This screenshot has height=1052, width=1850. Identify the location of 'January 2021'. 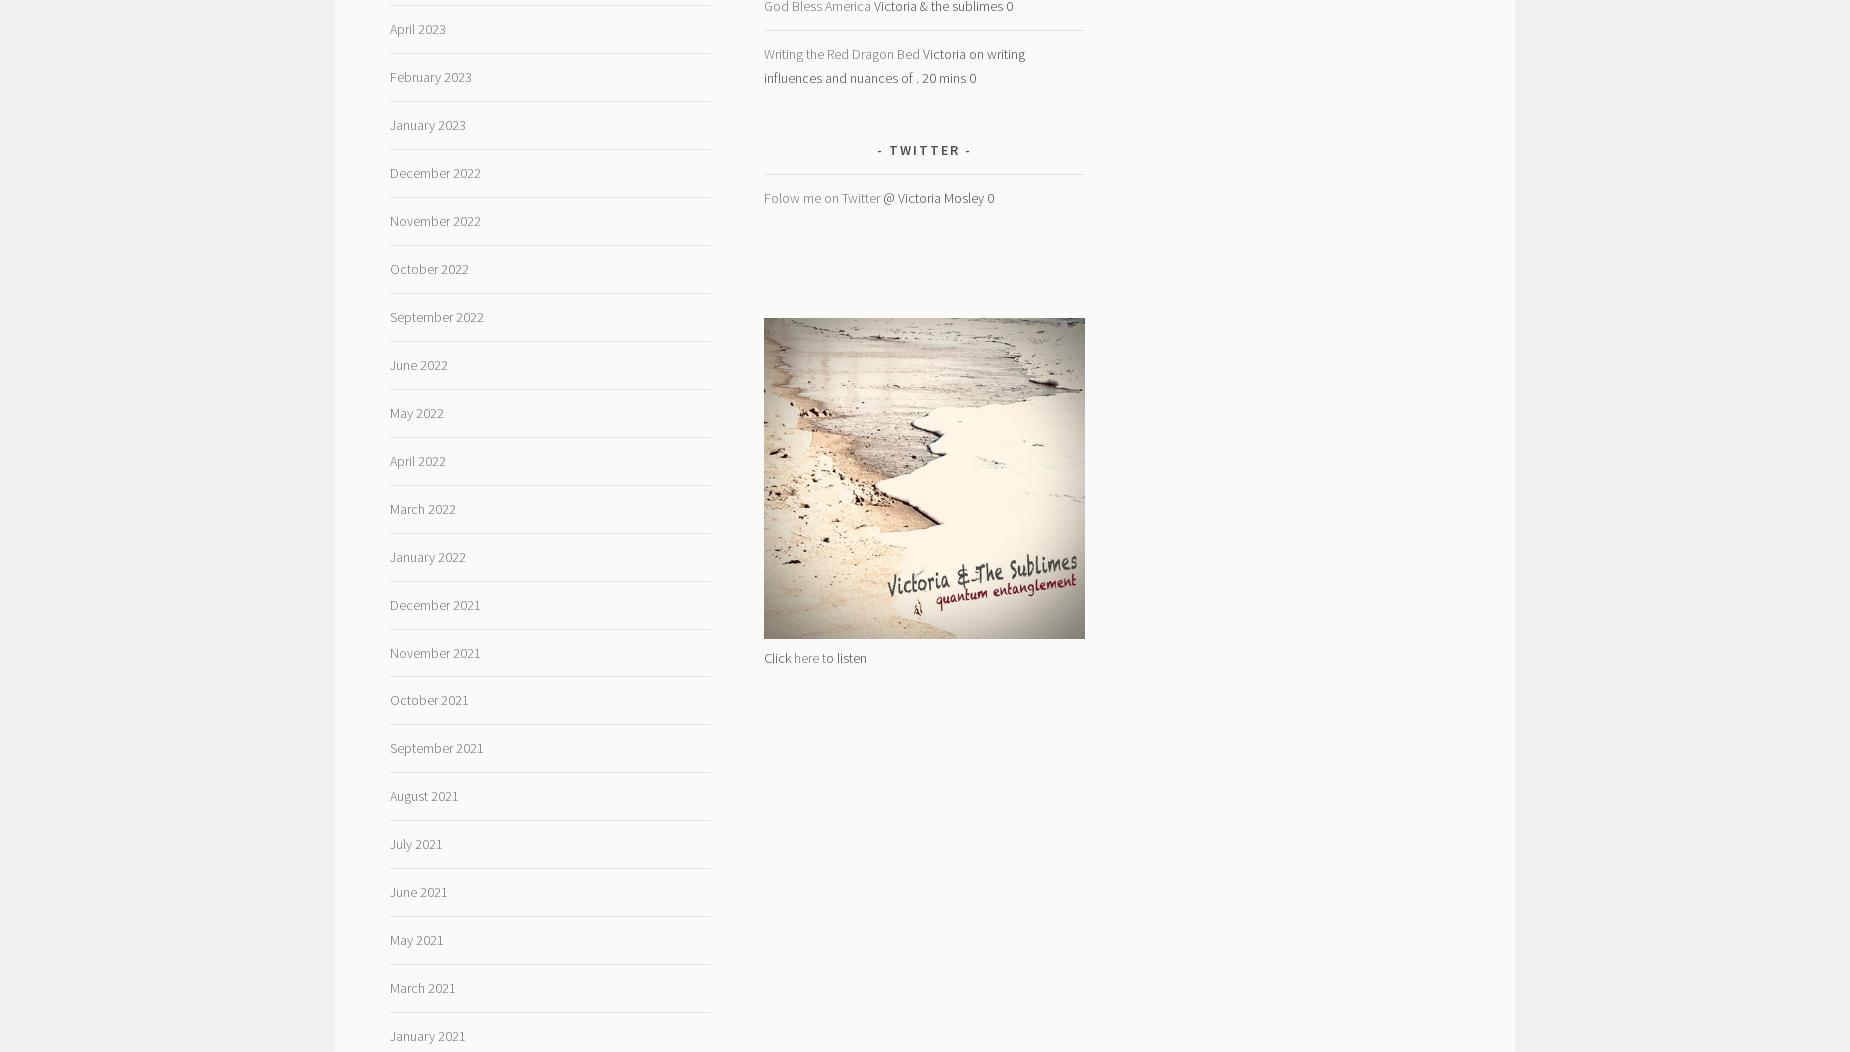
(388, 1035).